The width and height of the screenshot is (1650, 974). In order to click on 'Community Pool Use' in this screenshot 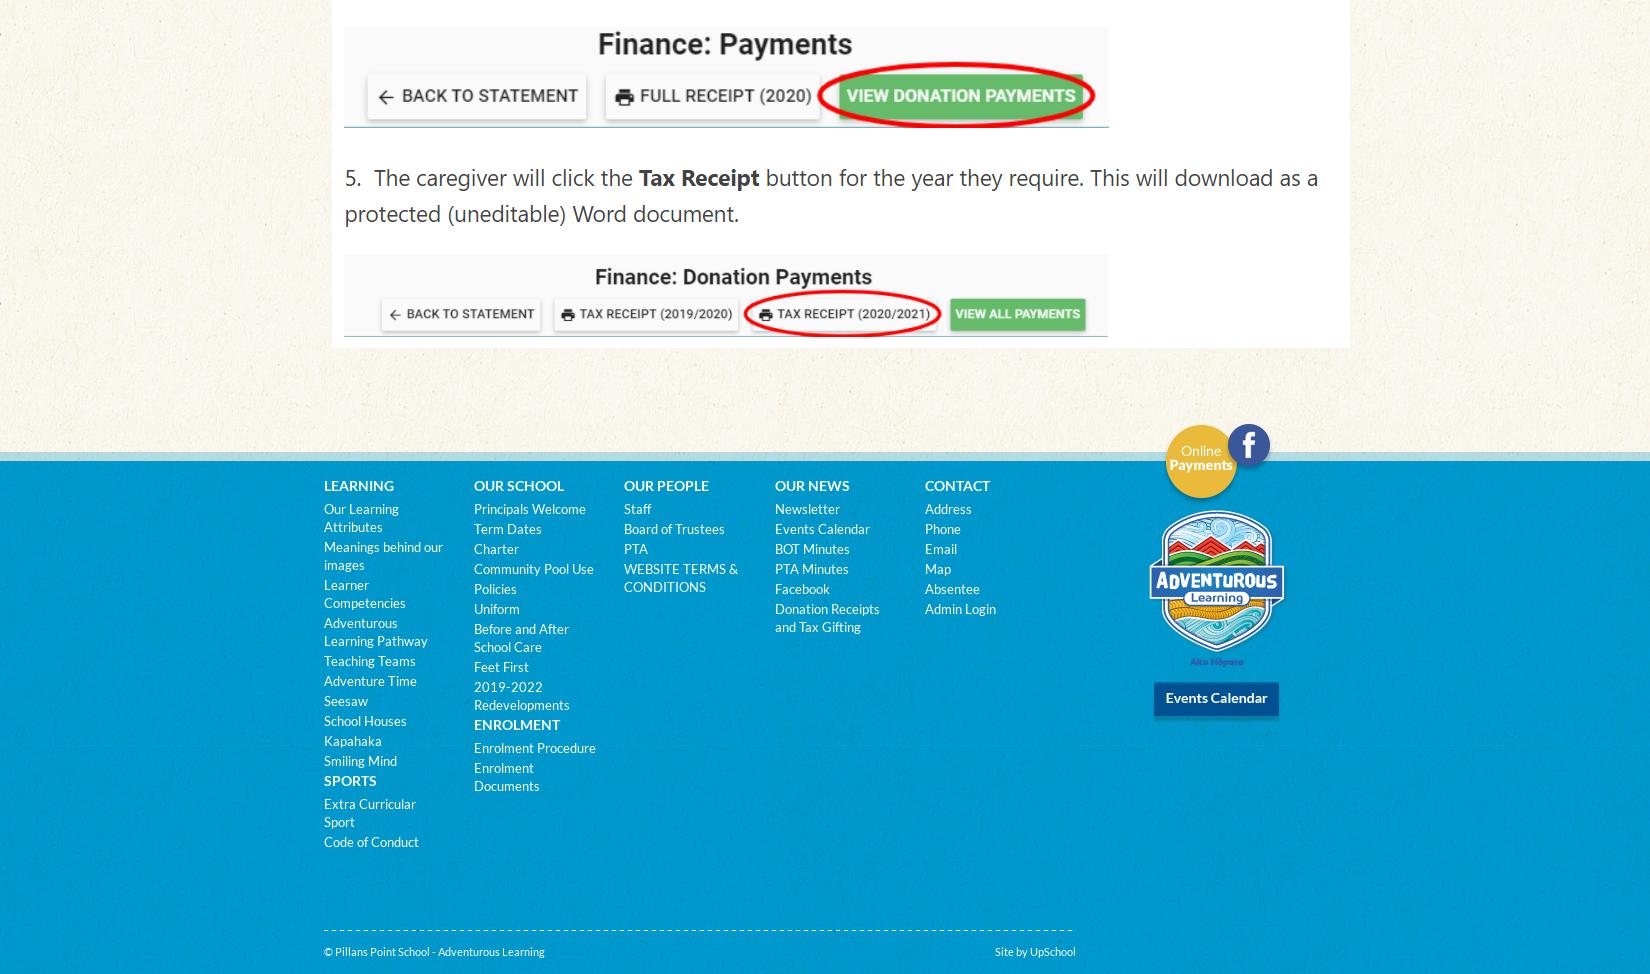, I will do `click(531, 568)`.